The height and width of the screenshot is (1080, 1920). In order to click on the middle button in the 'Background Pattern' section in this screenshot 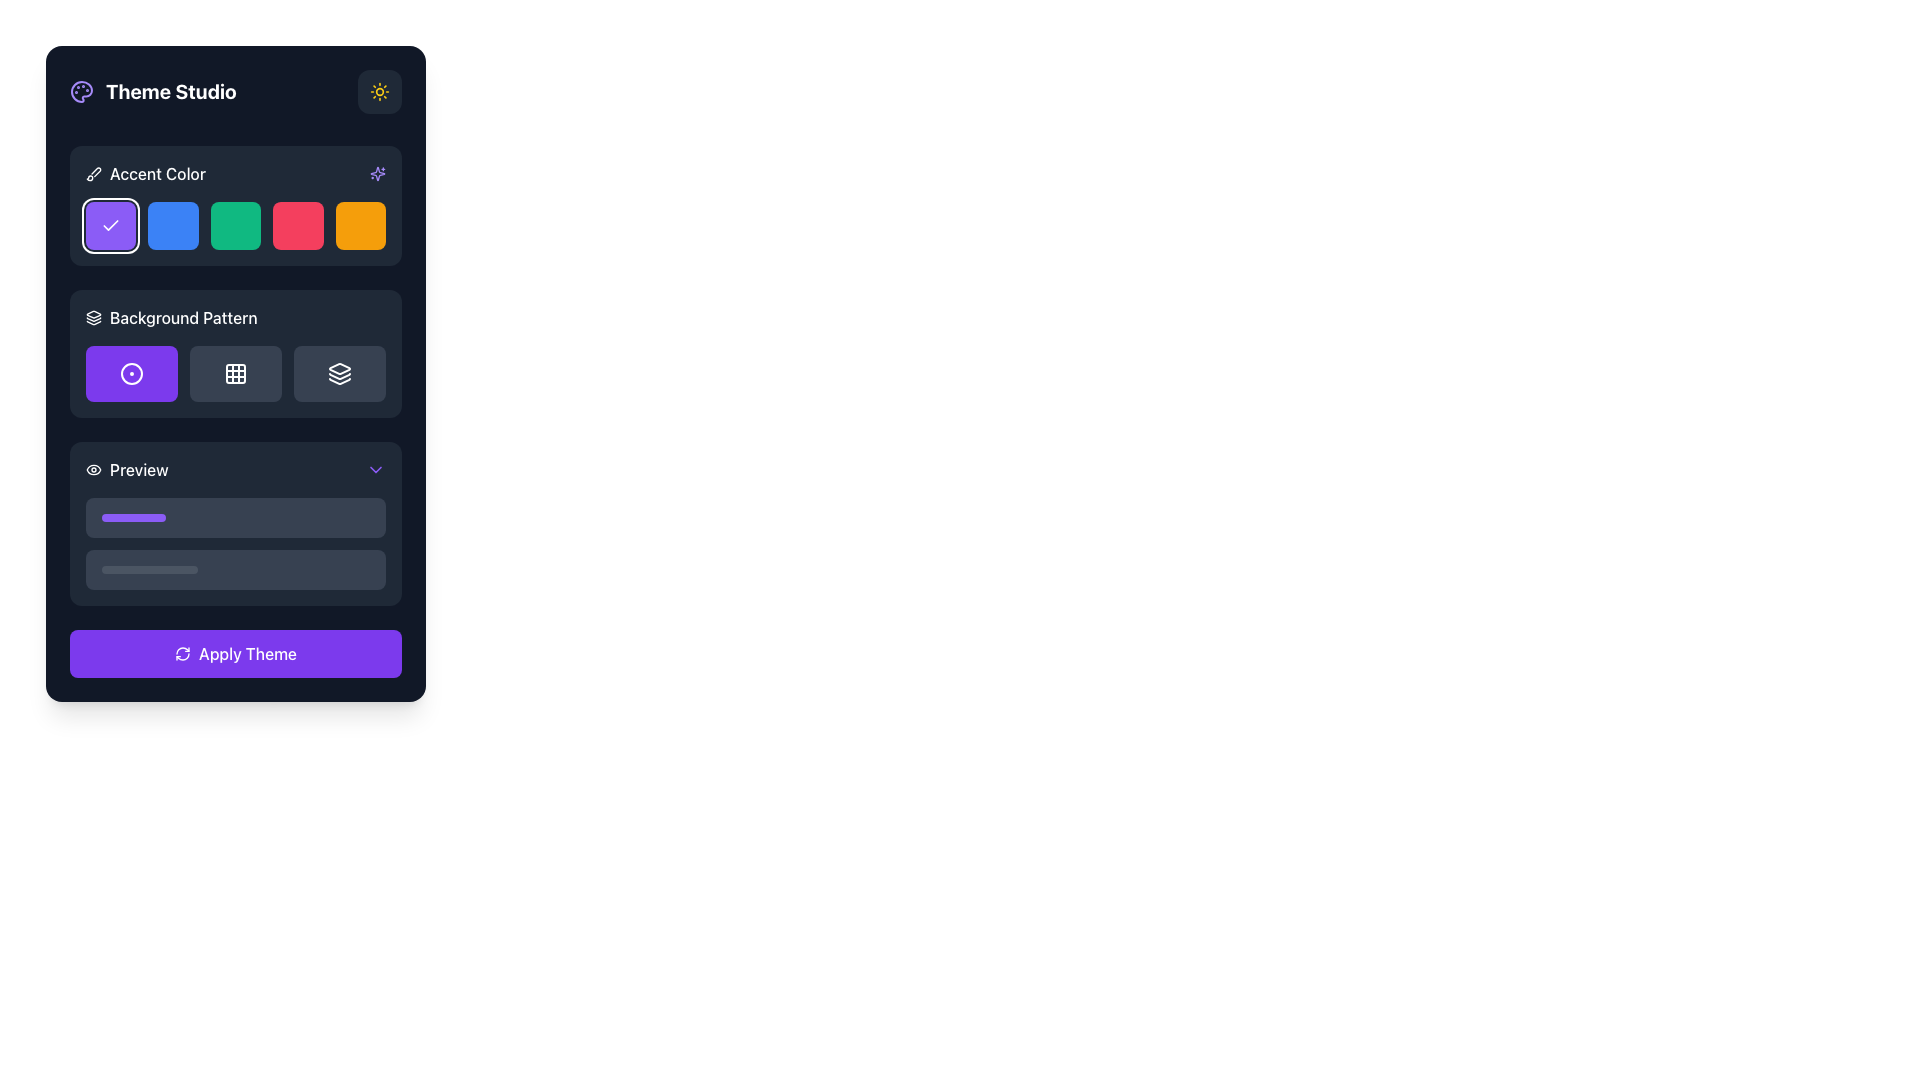, I will do `click(235, 374)`.